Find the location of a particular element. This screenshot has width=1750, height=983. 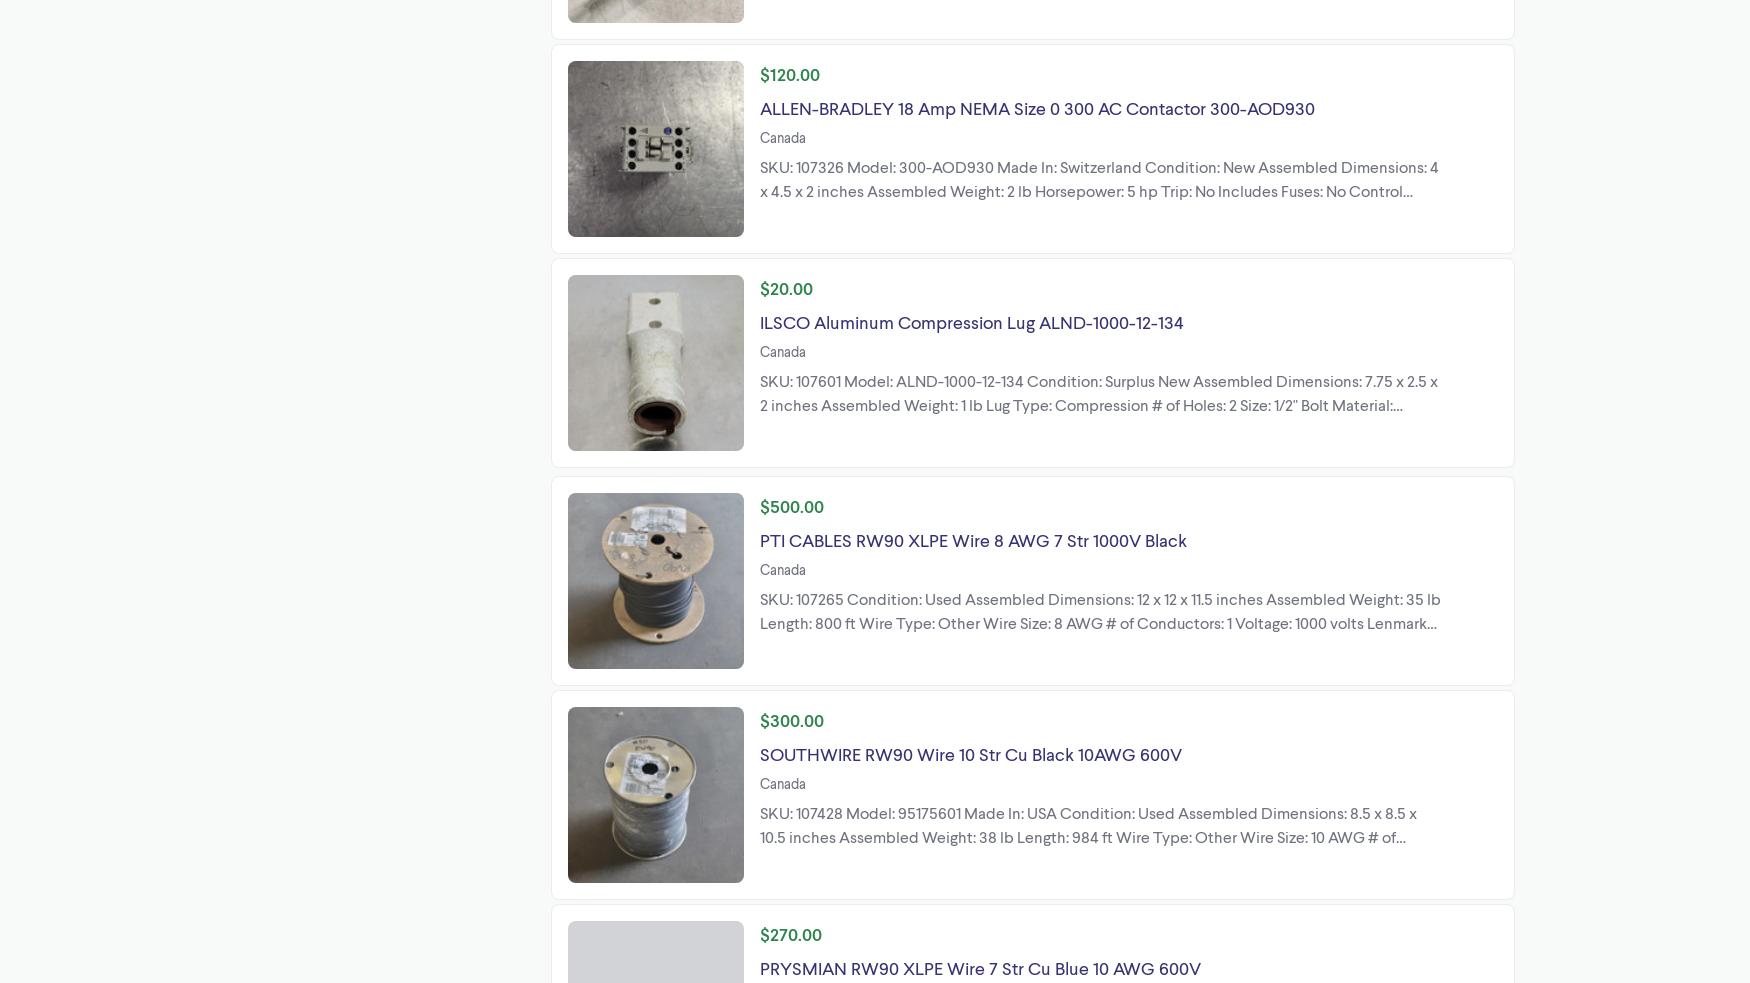

'SKU: 107428 Model: 95175601 Made In: USA Condition: Used Assembled Dimensions: 8.5 x 8.5 x 10.5 inches Assembled Weight: 38 lb Length: 984 ft Wire Type: Other Wire Size: 10 AWG # of Conductors: 1 Voltage: 600 volts Lenmark Industries Ltd 27576 51a Ave Langley, British Columbia Canada V4W4A9 Tel: 604.449.1880' is located at coordinates (759, 847).